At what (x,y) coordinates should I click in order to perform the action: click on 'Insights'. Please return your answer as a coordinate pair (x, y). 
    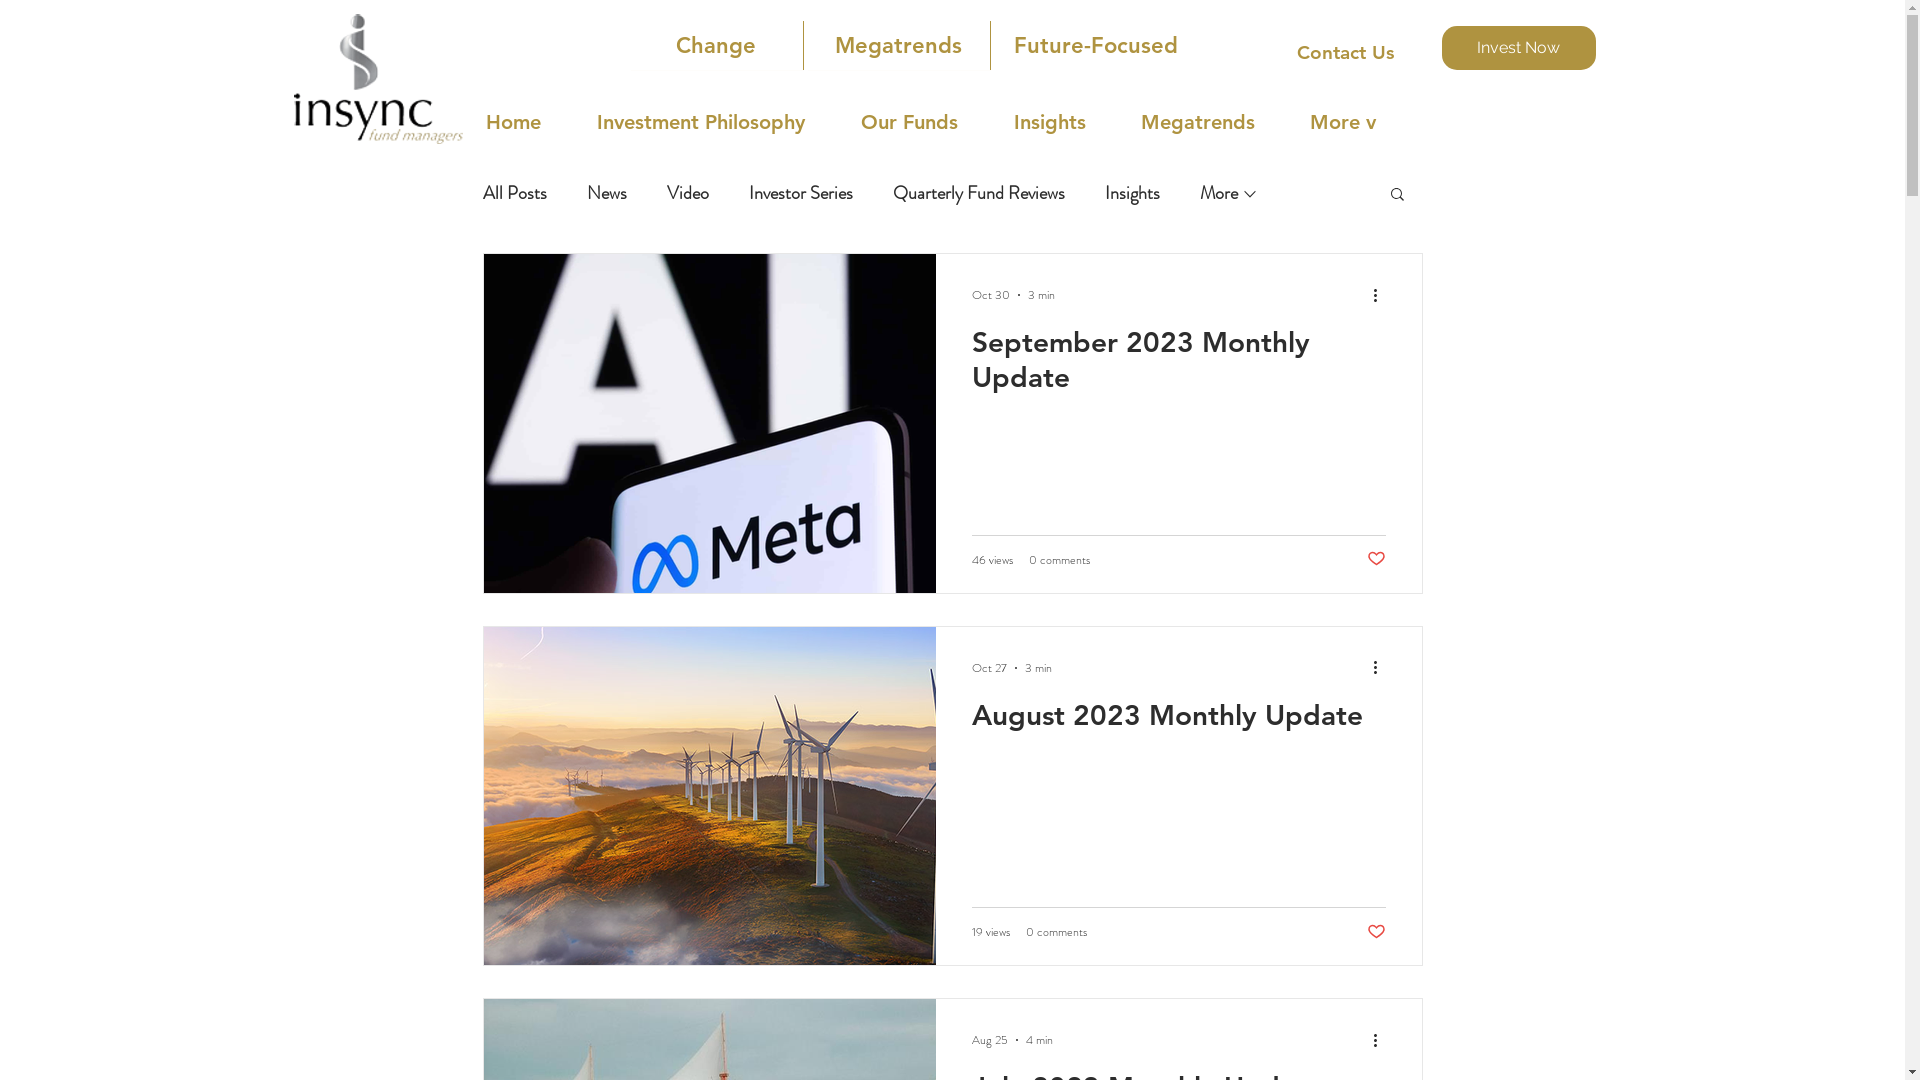
    Looking at the image, I should click on (1131, 192).